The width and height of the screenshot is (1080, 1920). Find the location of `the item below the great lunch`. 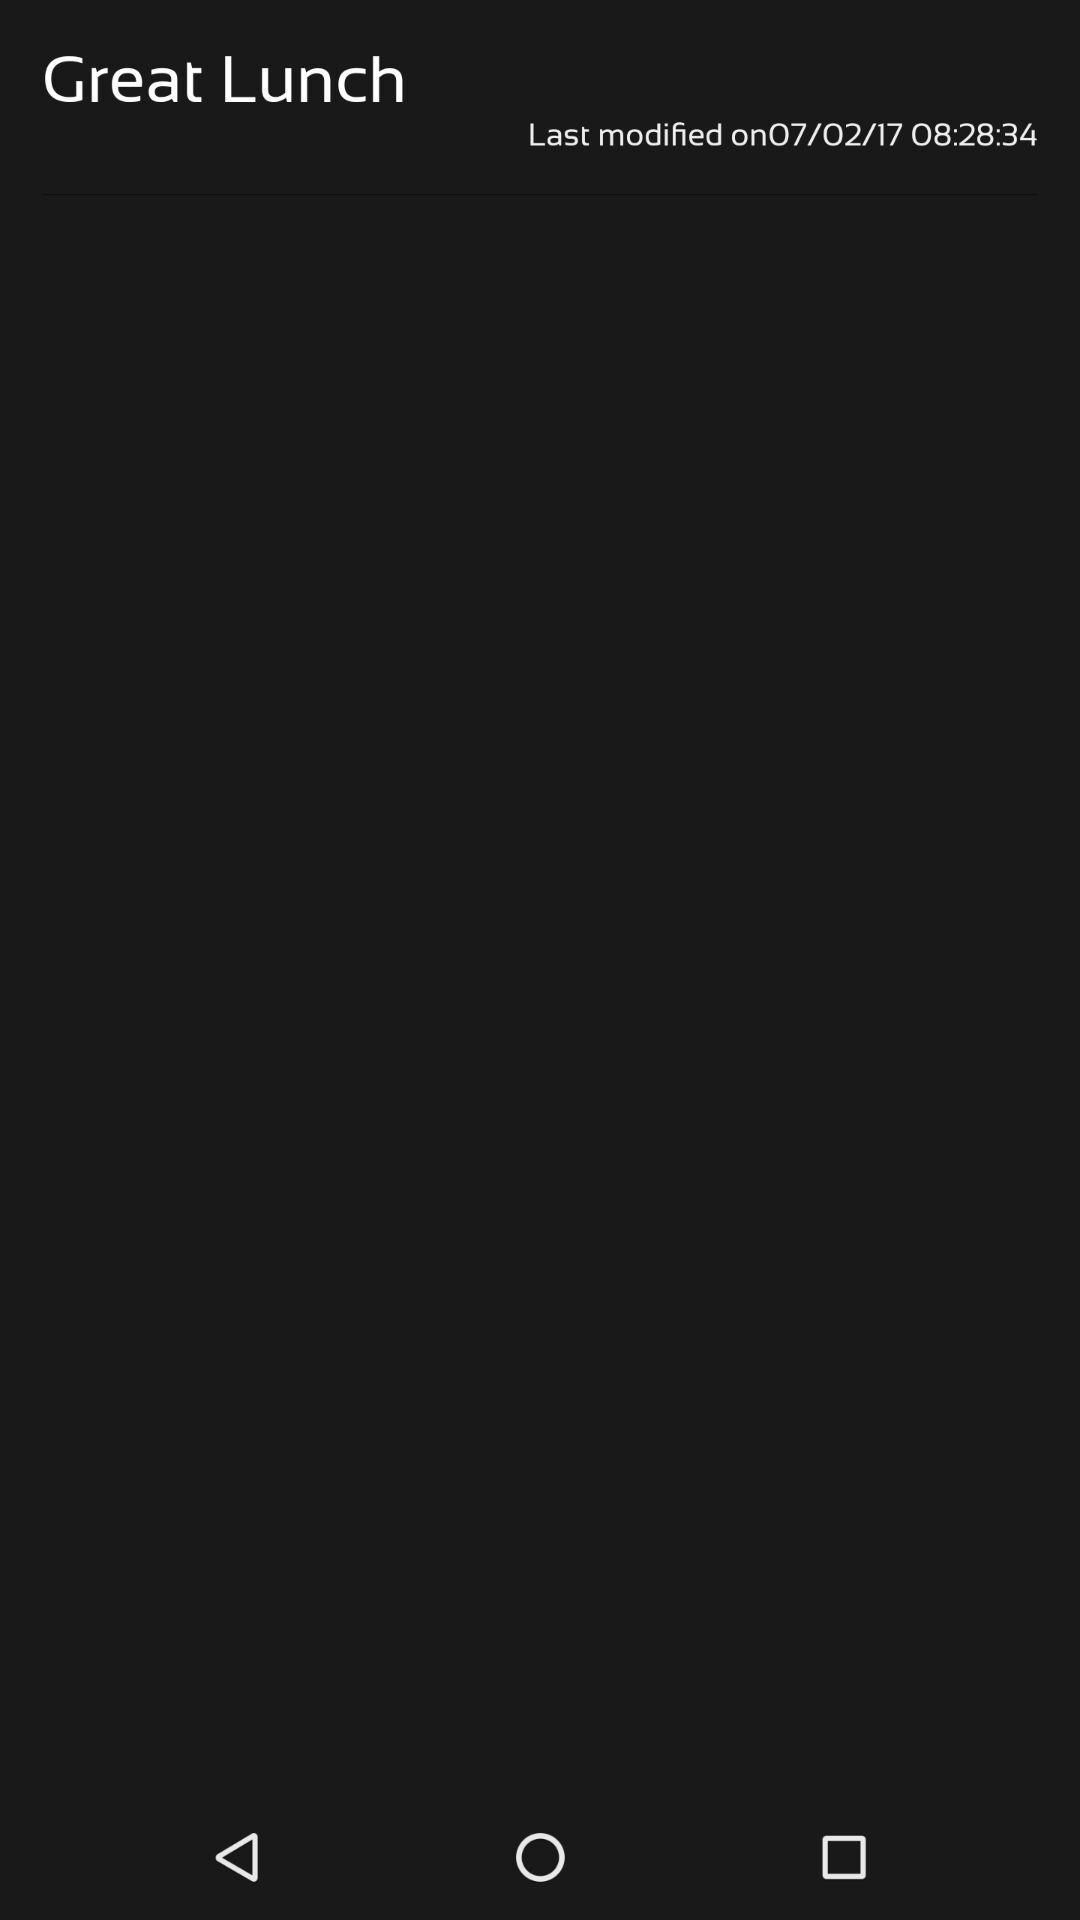

the item below the great lunch is located at coordinates (540, 133).